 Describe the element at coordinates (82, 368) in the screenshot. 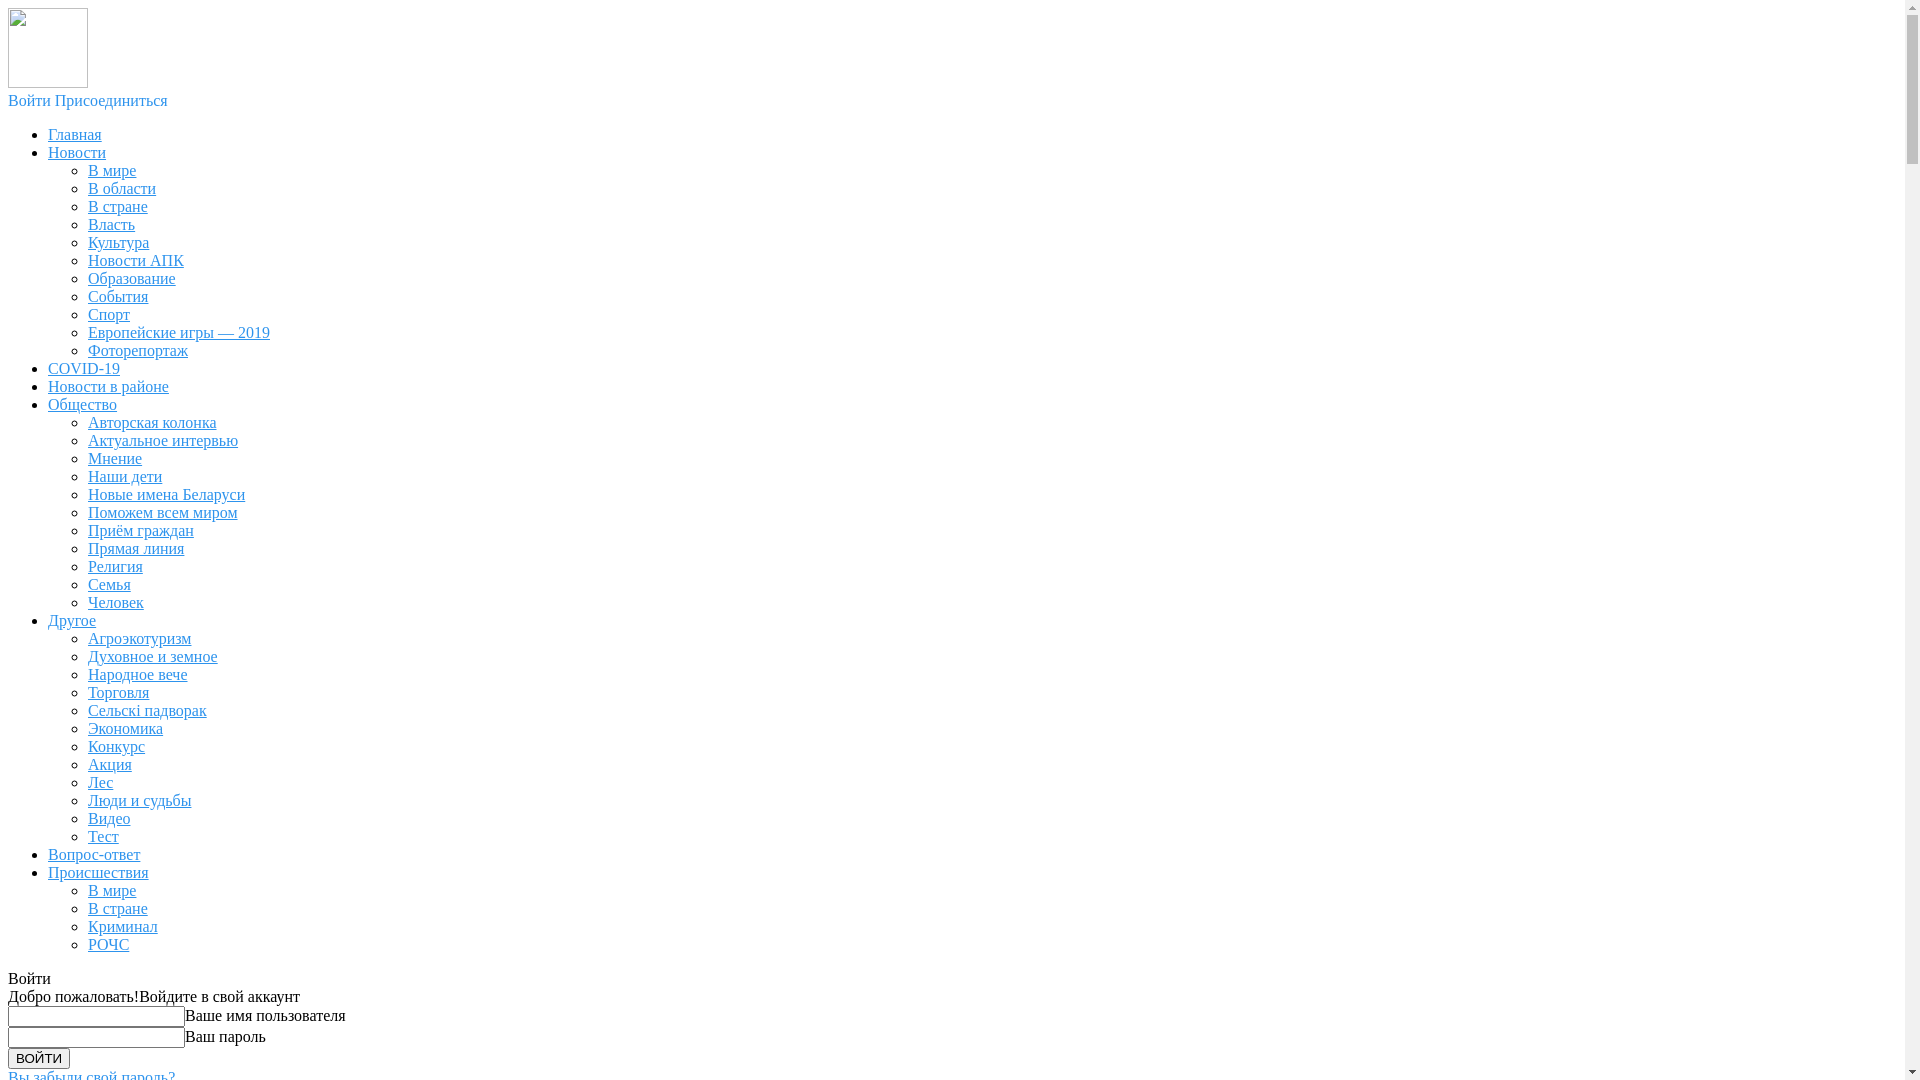

I see `'COVID-19'` at that location.